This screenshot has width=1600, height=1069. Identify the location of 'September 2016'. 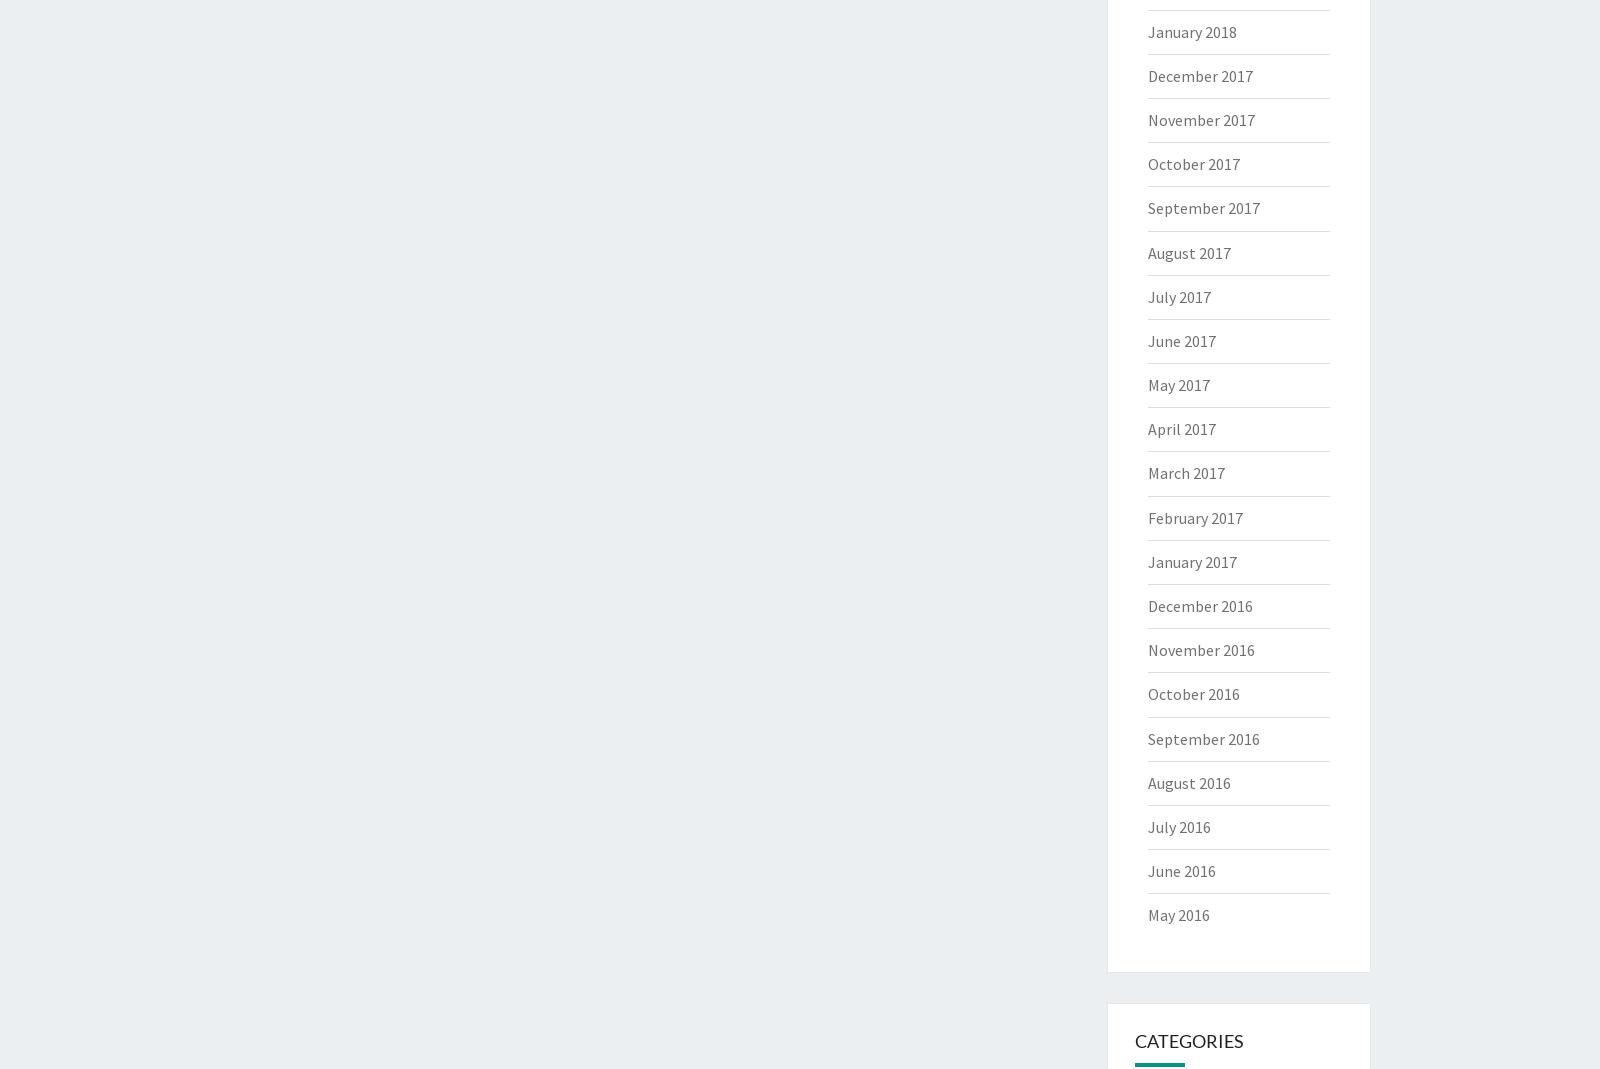
(1147, 737).